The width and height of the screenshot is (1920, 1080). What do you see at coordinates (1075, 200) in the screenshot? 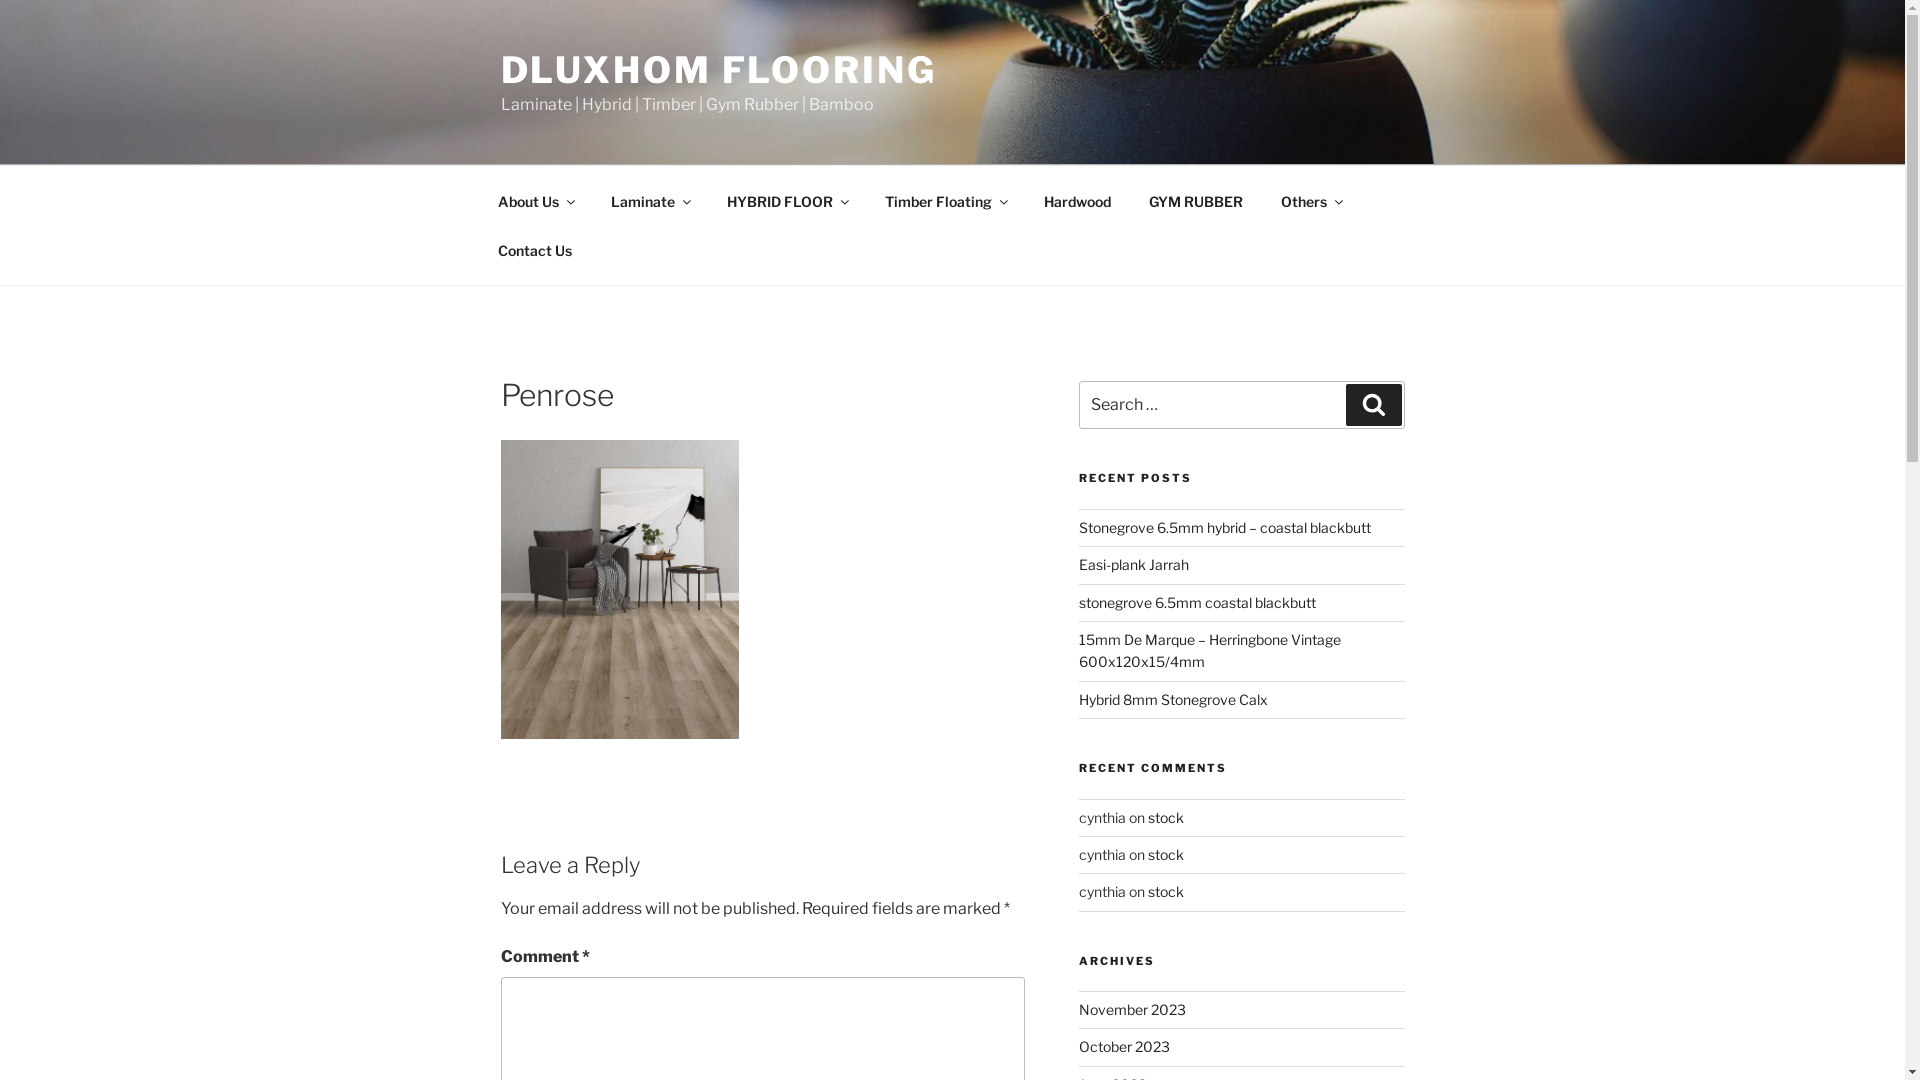
I see `'Hardwood'` at bounding box center [1075, 200].